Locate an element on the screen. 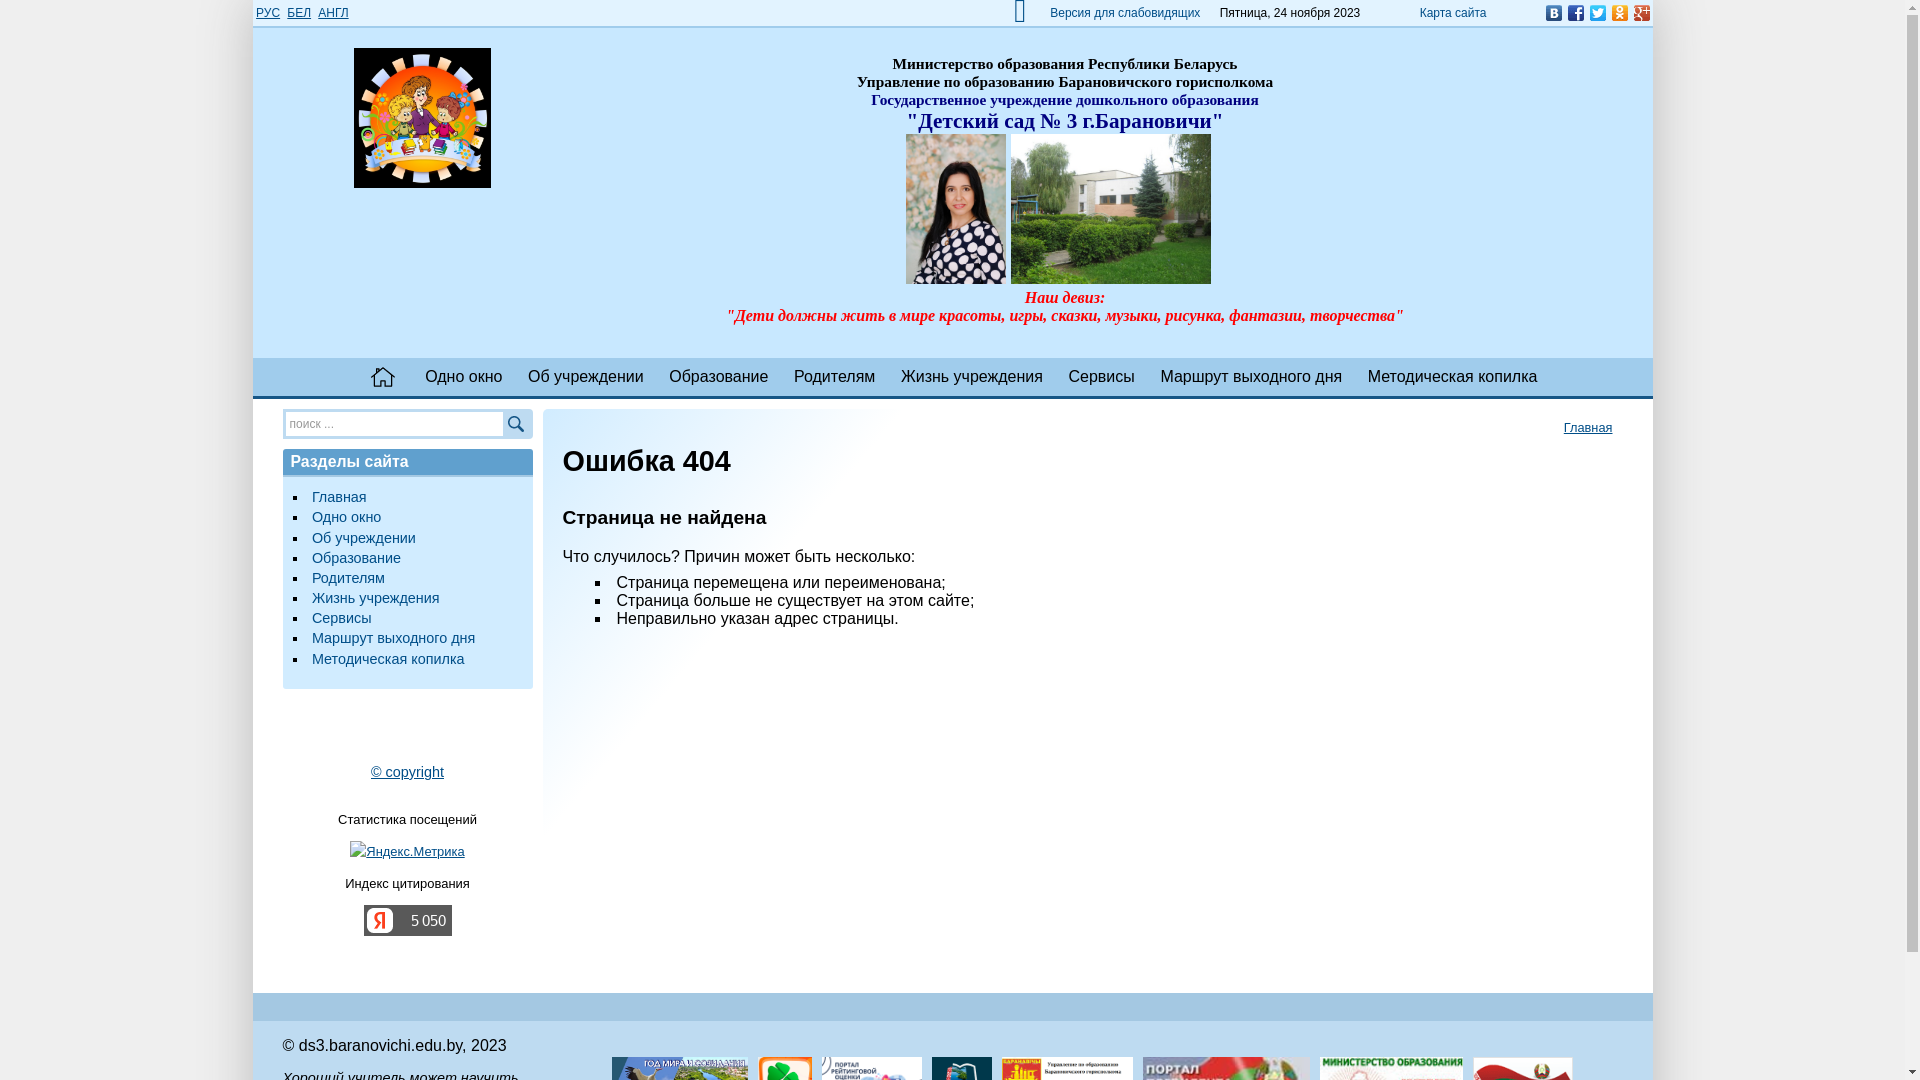 The image size is (1920, 1080). 'Facebook' is located at coordinates (1573, 12).